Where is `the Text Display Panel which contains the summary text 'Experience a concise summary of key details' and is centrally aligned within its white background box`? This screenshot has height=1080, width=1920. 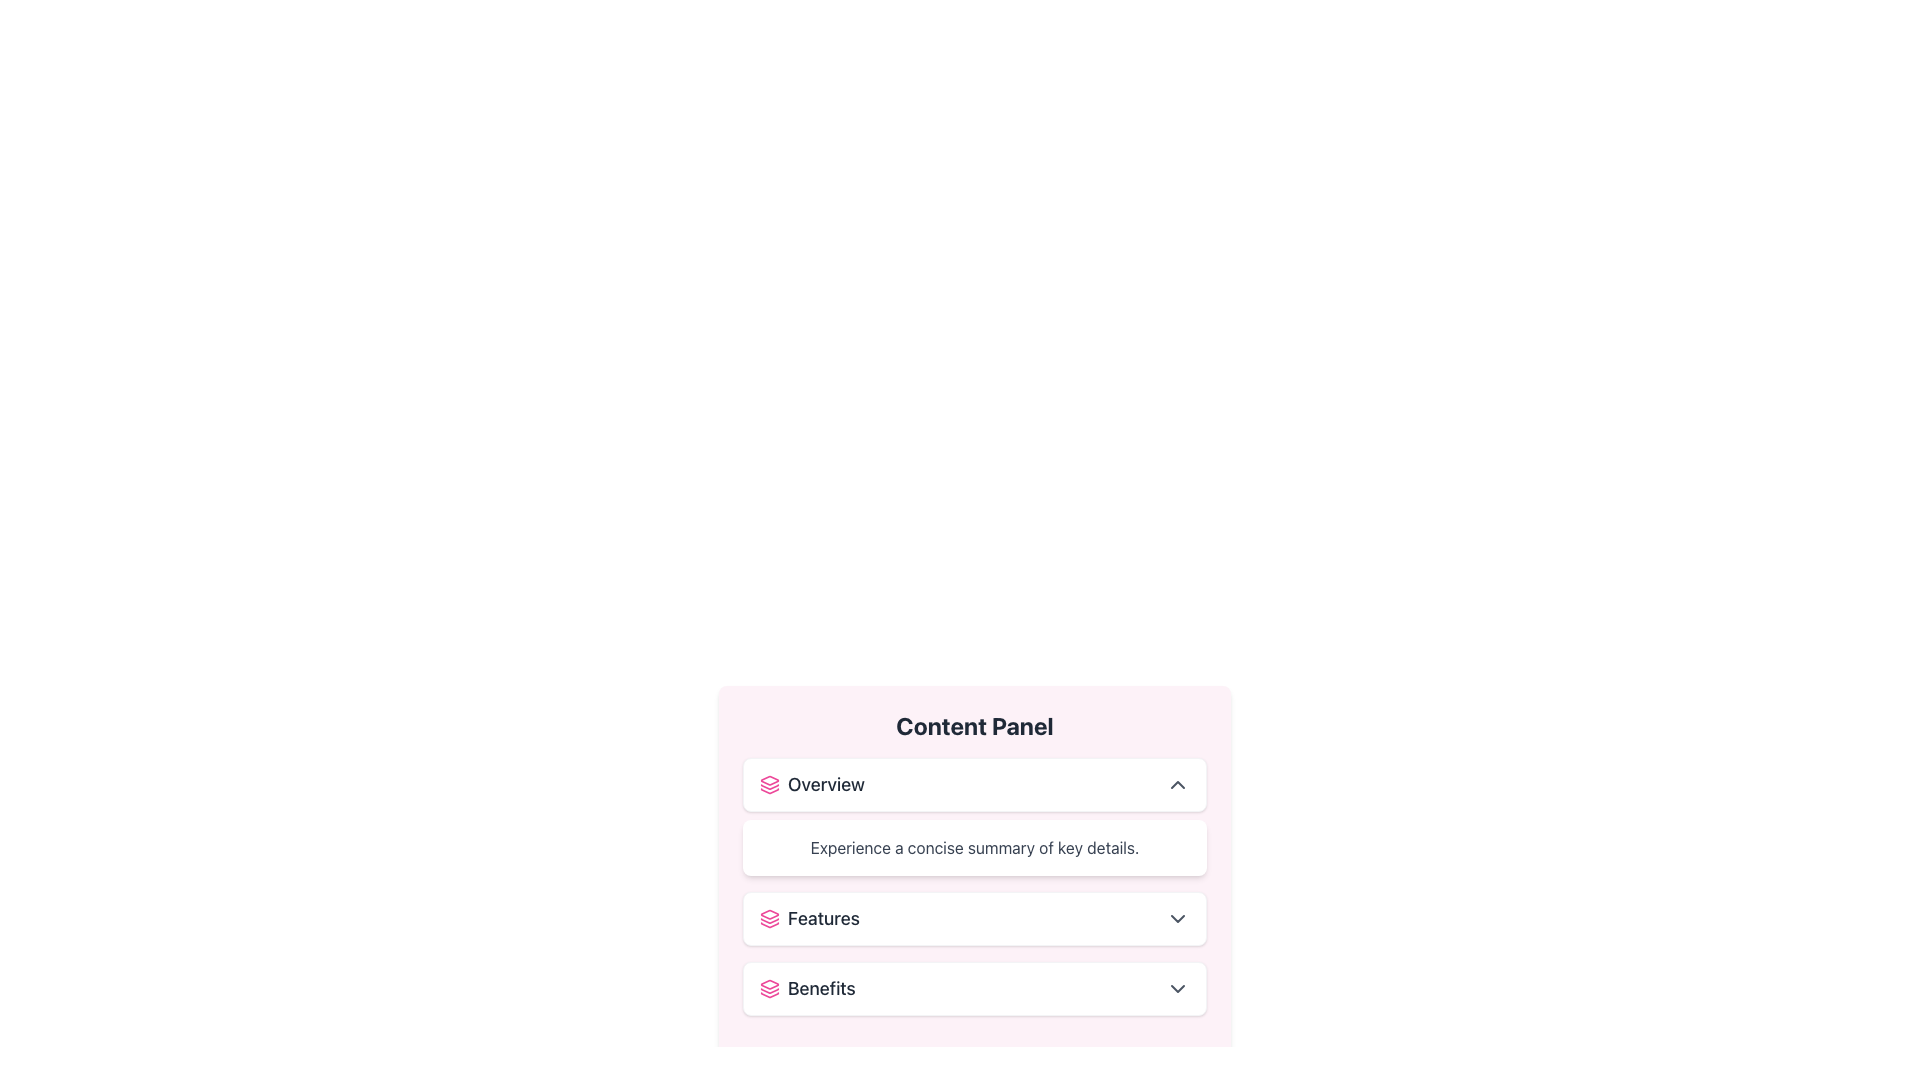
the Text Display Panel which contains the summary text 'Experience a concise summary of key details' and is centrally aligned within its white background box is located at coordinates (974, 853).